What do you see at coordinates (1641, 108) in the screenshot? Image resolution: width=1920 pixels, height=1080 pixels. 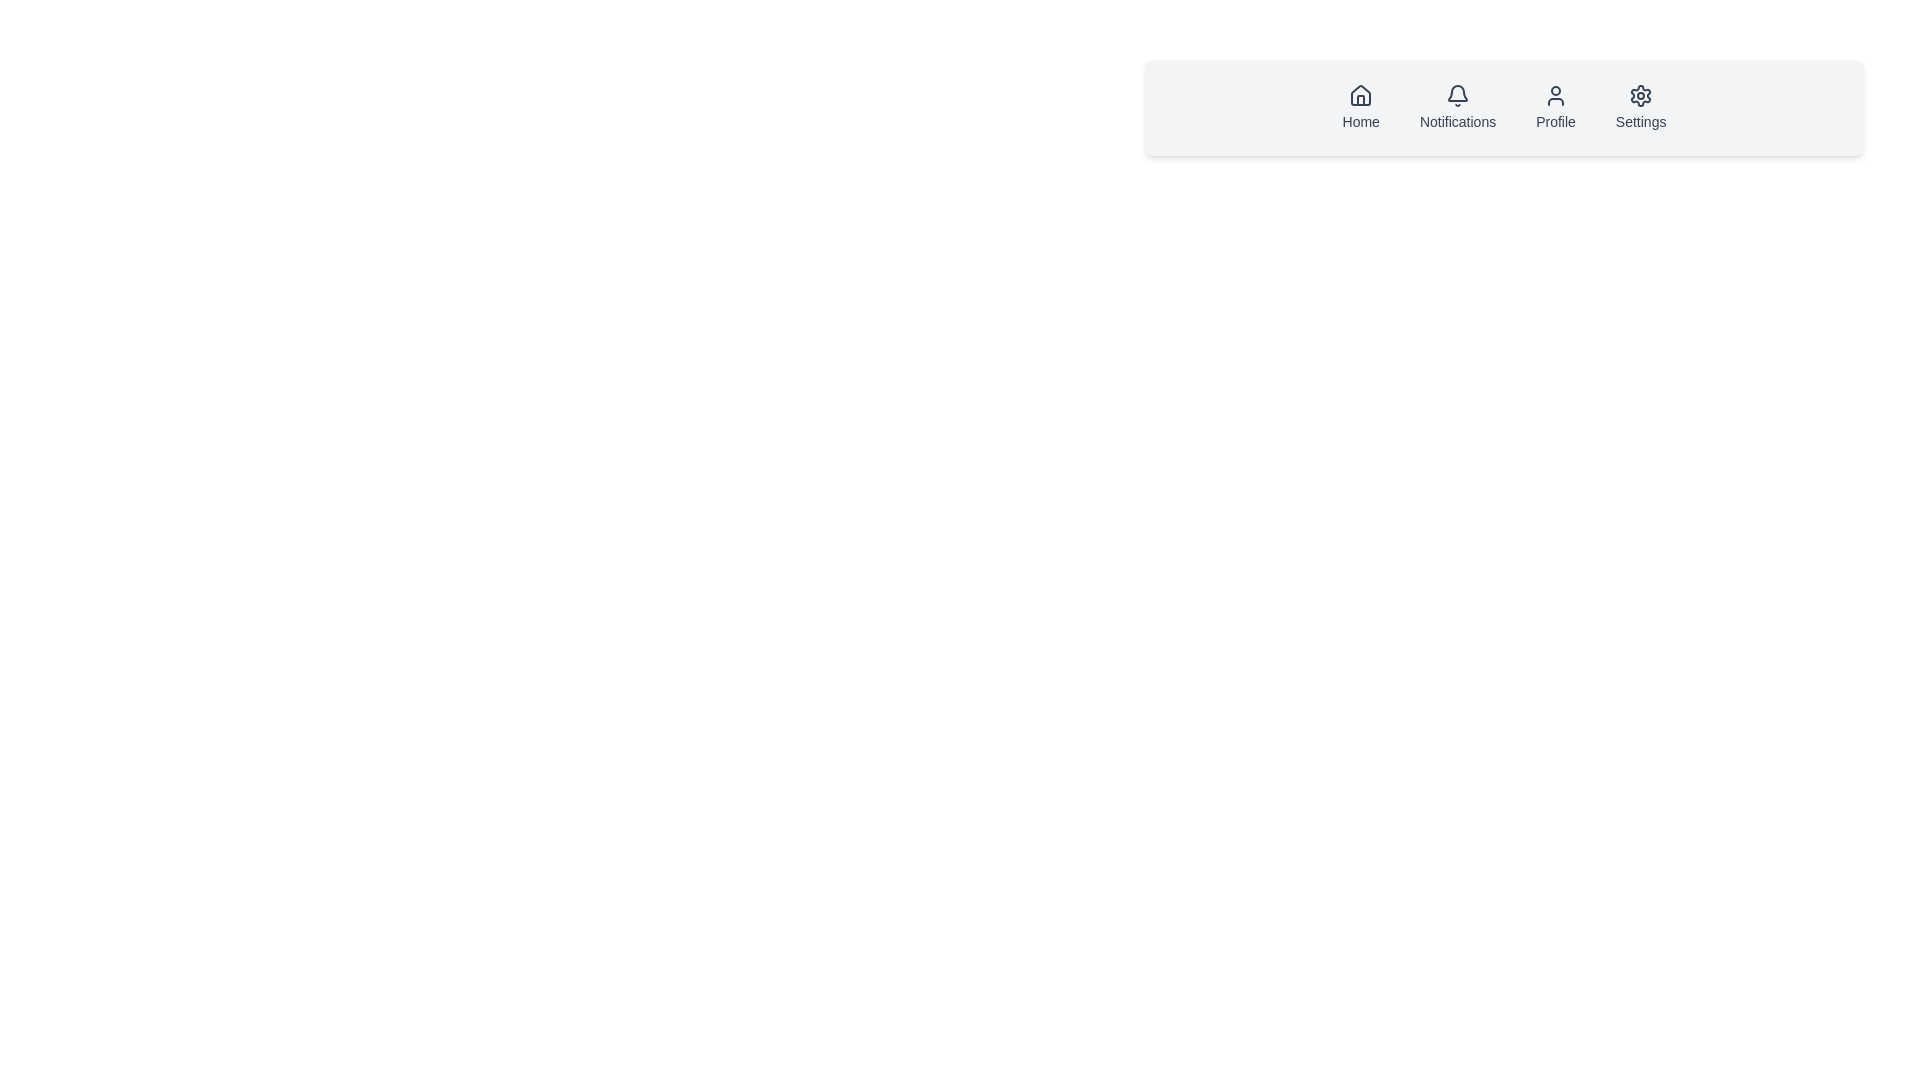 I see `the settings navigation button, which is the fourth item in the horizontal list of navigation options located at the top-right of the page` at bounding box center [1641, 108].